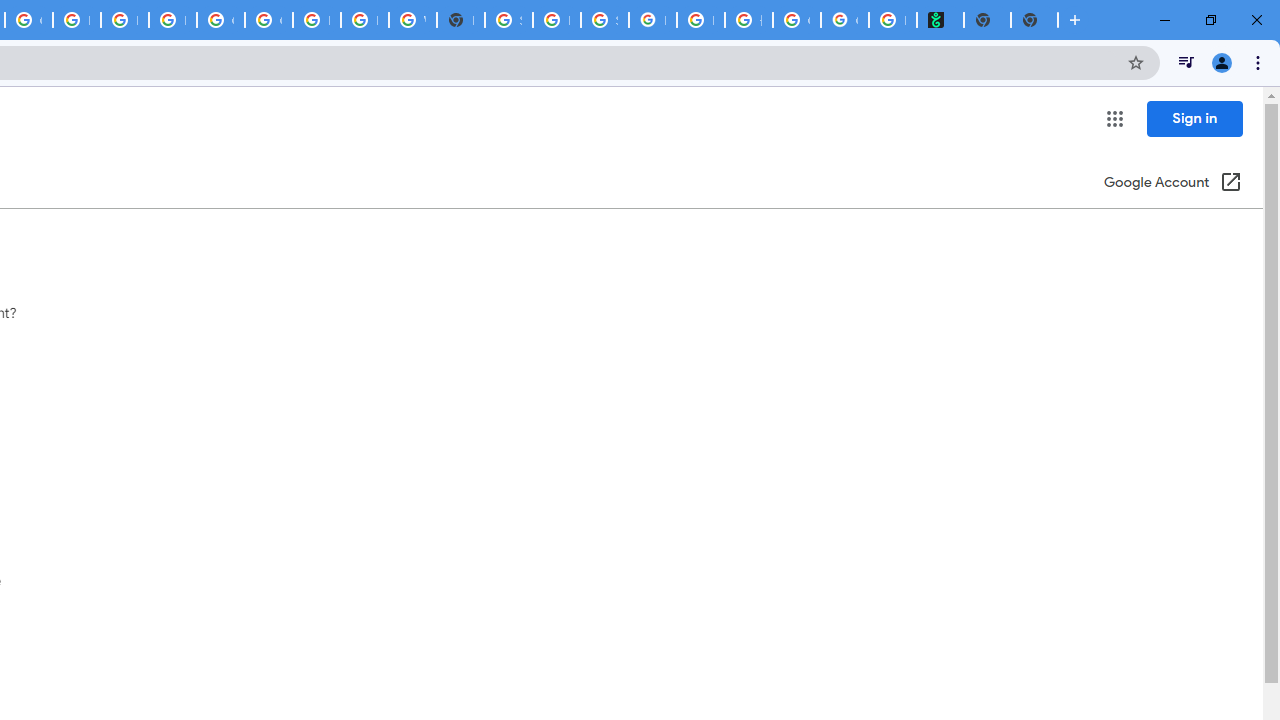 The image size is (1280, 720). I want to click on 'Google Cloud Platform', so click(220, 20).